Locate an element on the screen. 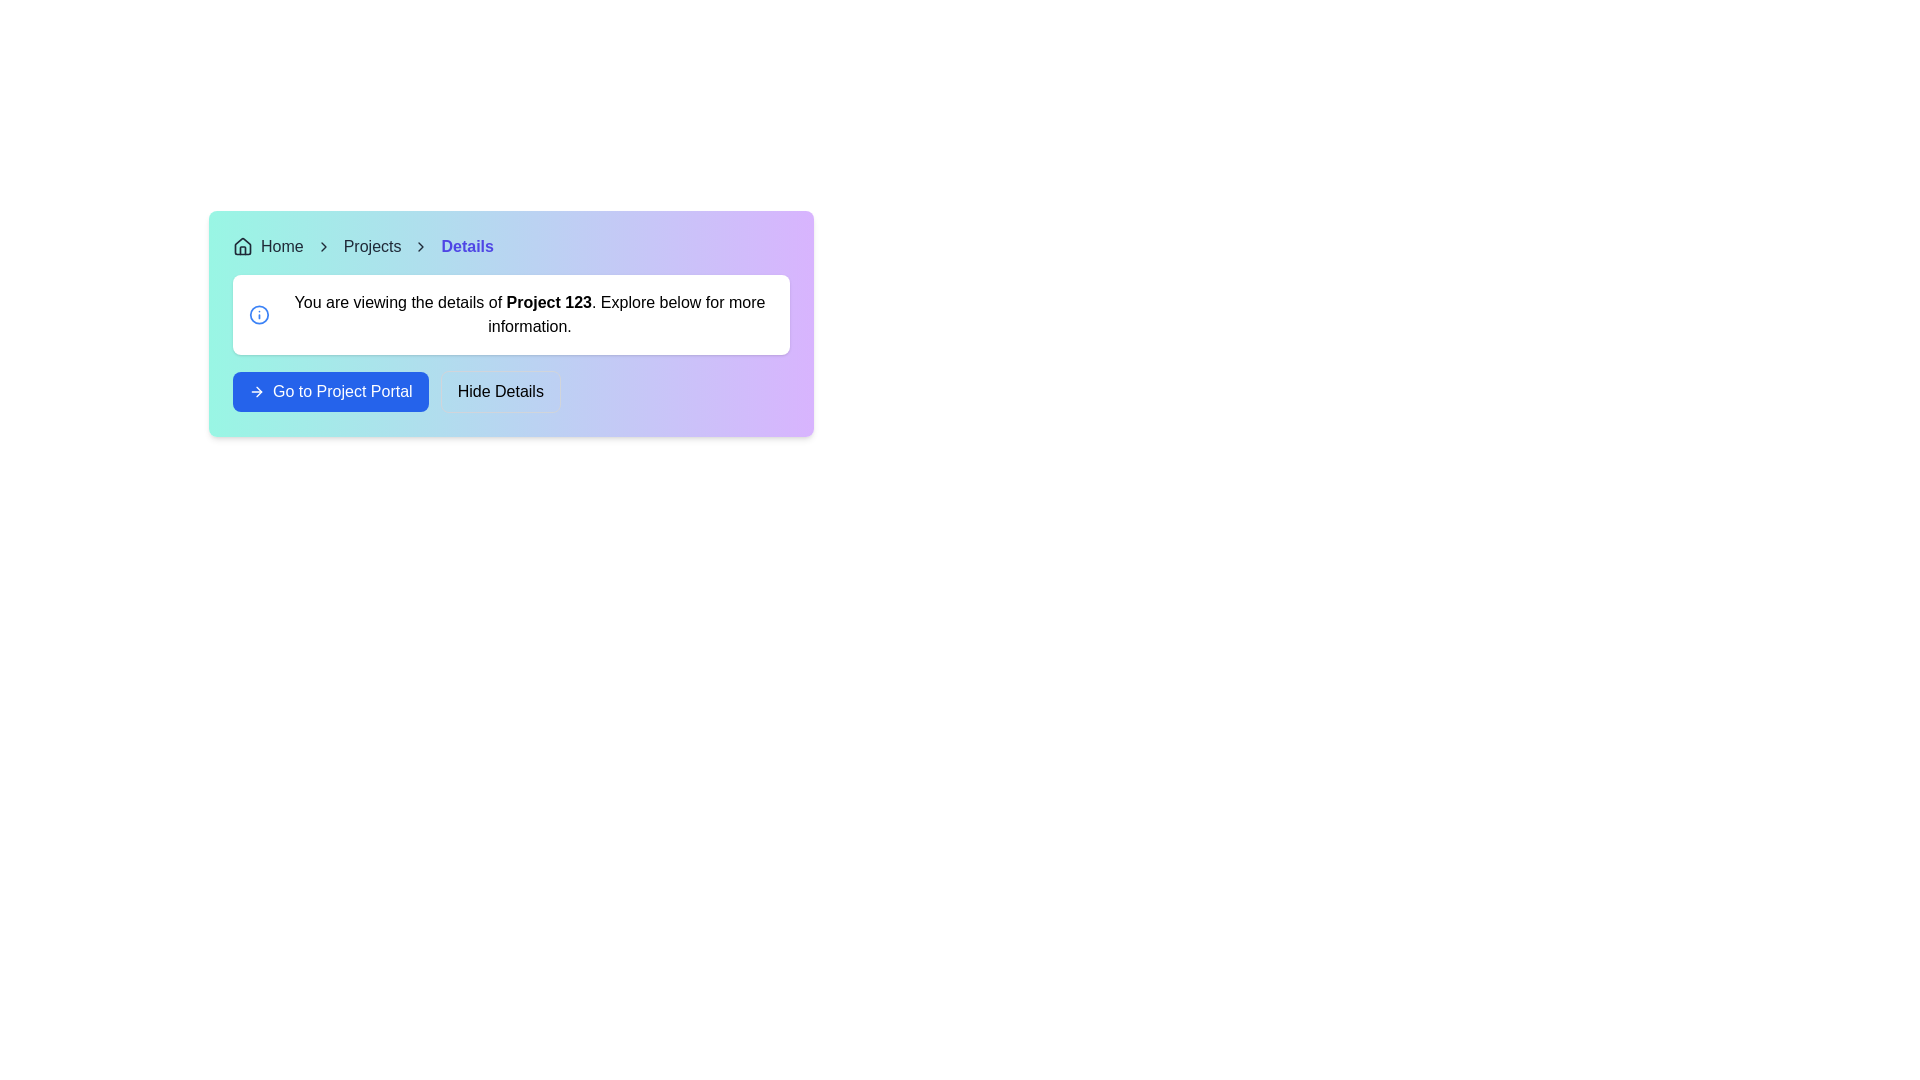 The height and width of the screenshot is (1080, 1920). the icon located to the far left within a rectangular white box with rounded corners and a shadow effect, which contains the text 'You are viewing the details of Project 123.' is located at coordinates (258, 315).